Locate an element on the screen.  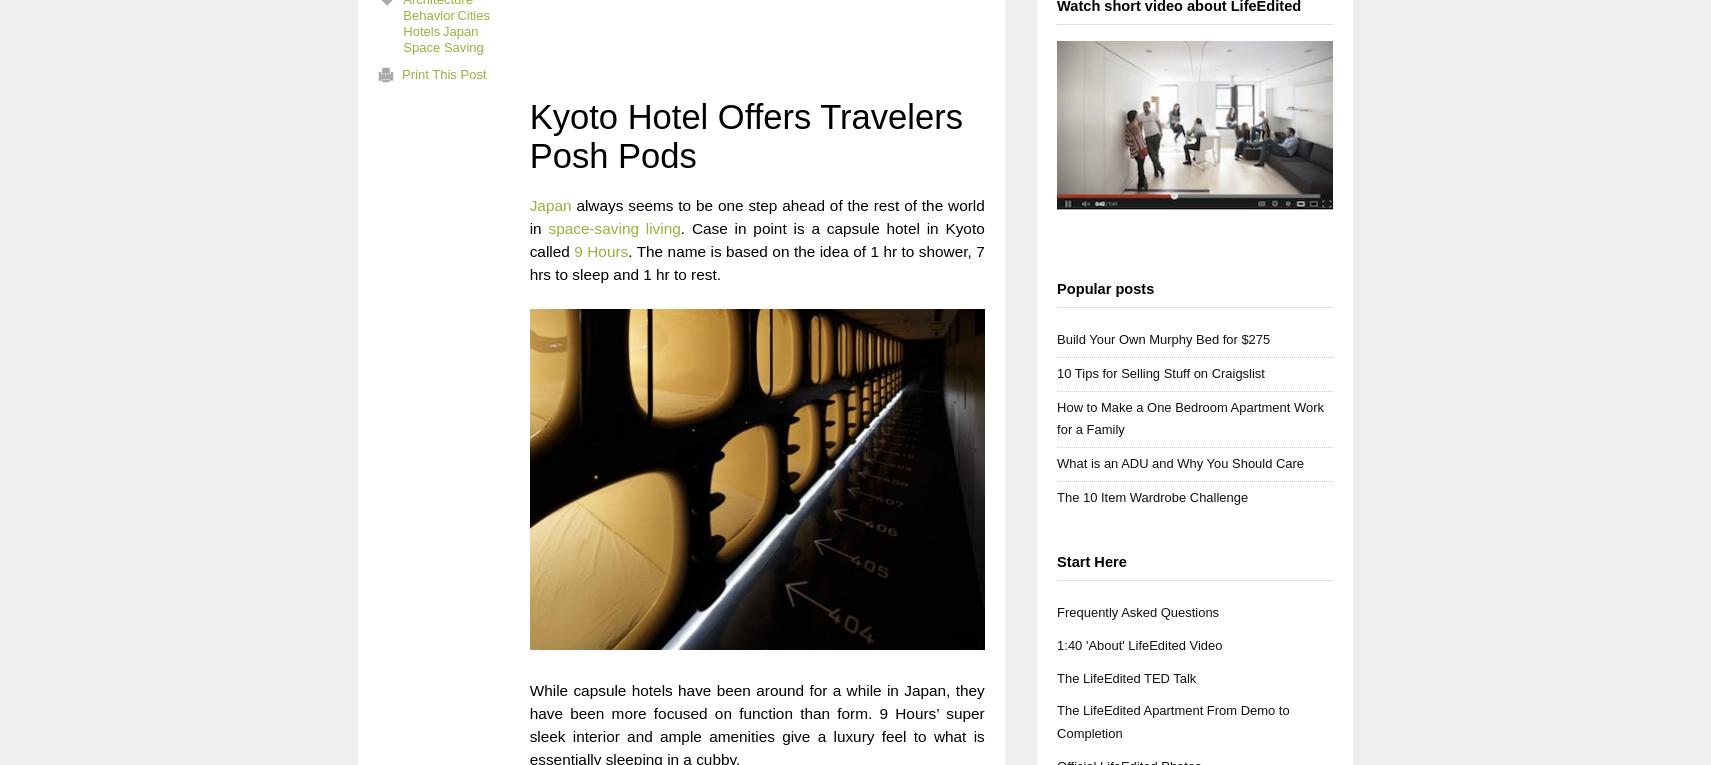
'The 10 Item Wardrobe Challenge' is located at coordinates (1151, 496).